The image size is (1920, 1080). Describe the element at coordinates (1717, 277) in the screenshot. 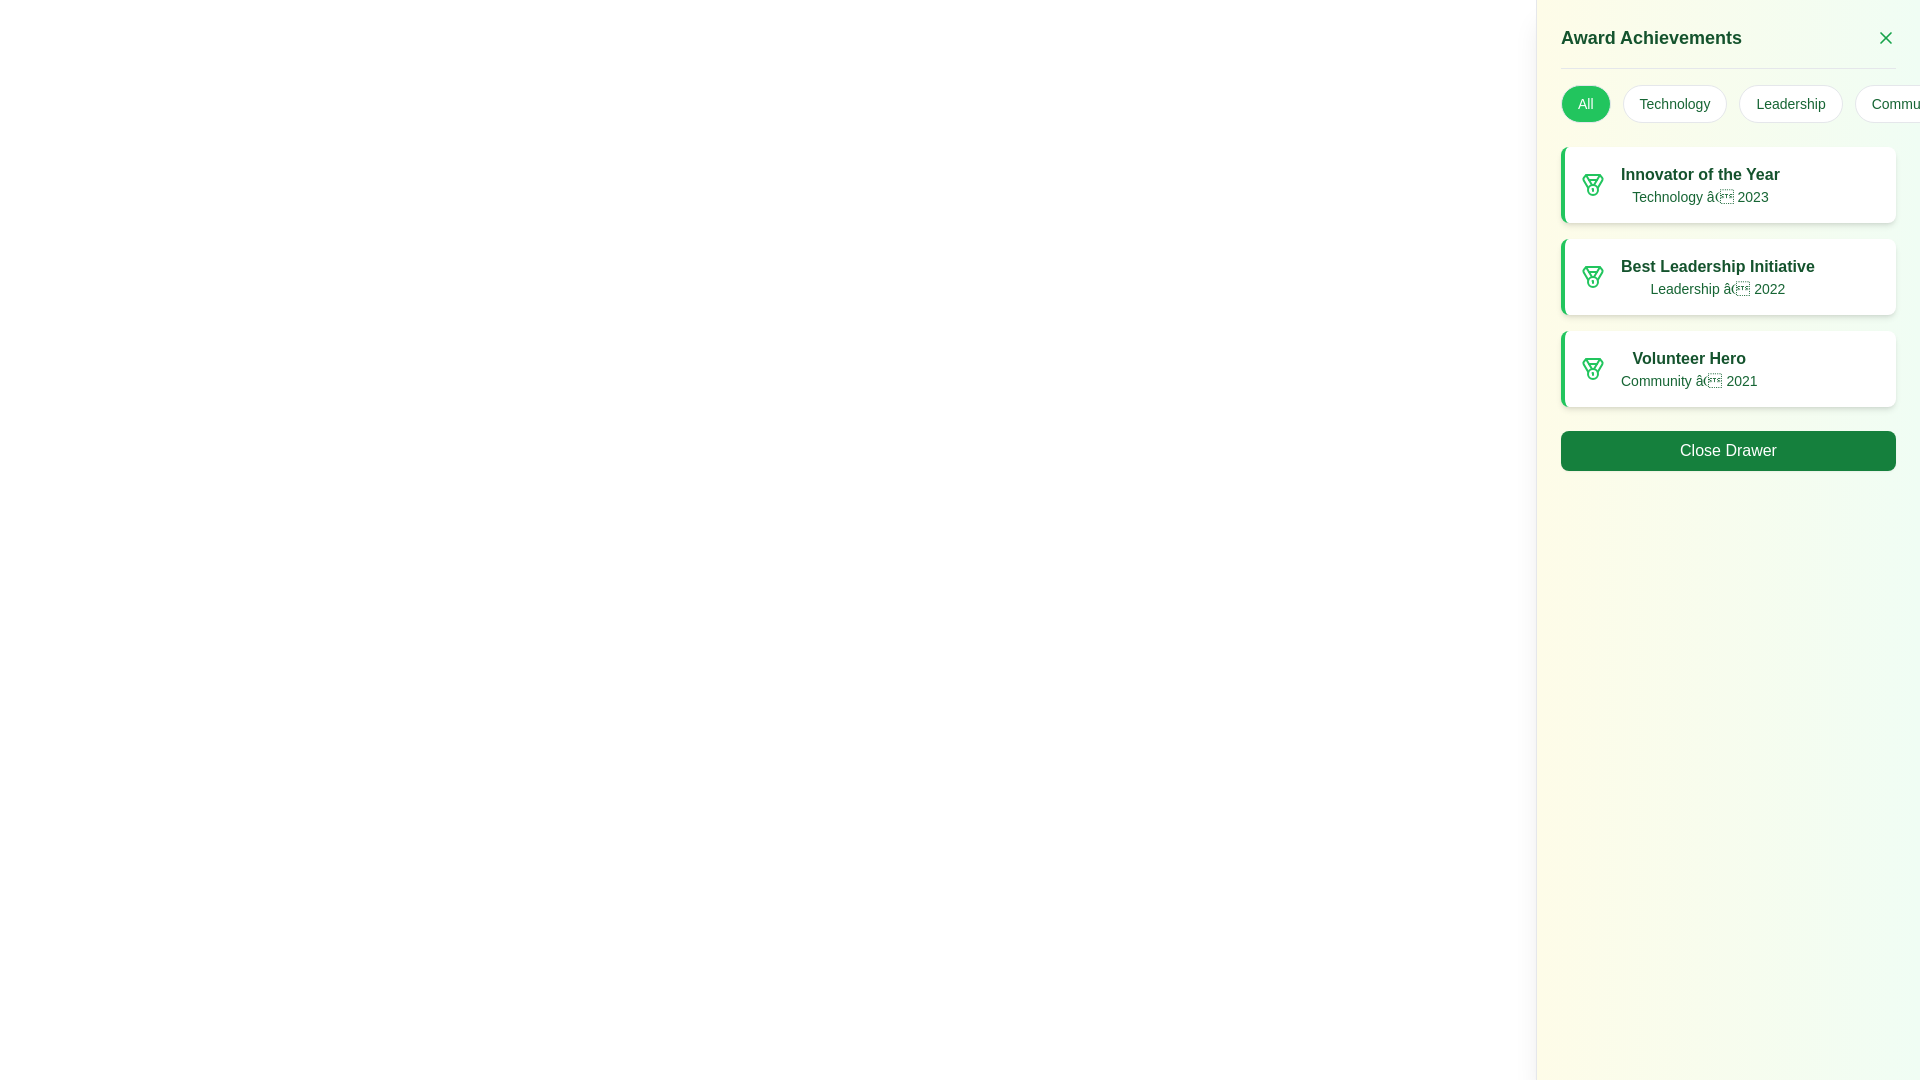

I see `the 'Best Leadership Initiative' text label, which is a bold green label in the second card of the 'Award Achievements' panel` at that location.